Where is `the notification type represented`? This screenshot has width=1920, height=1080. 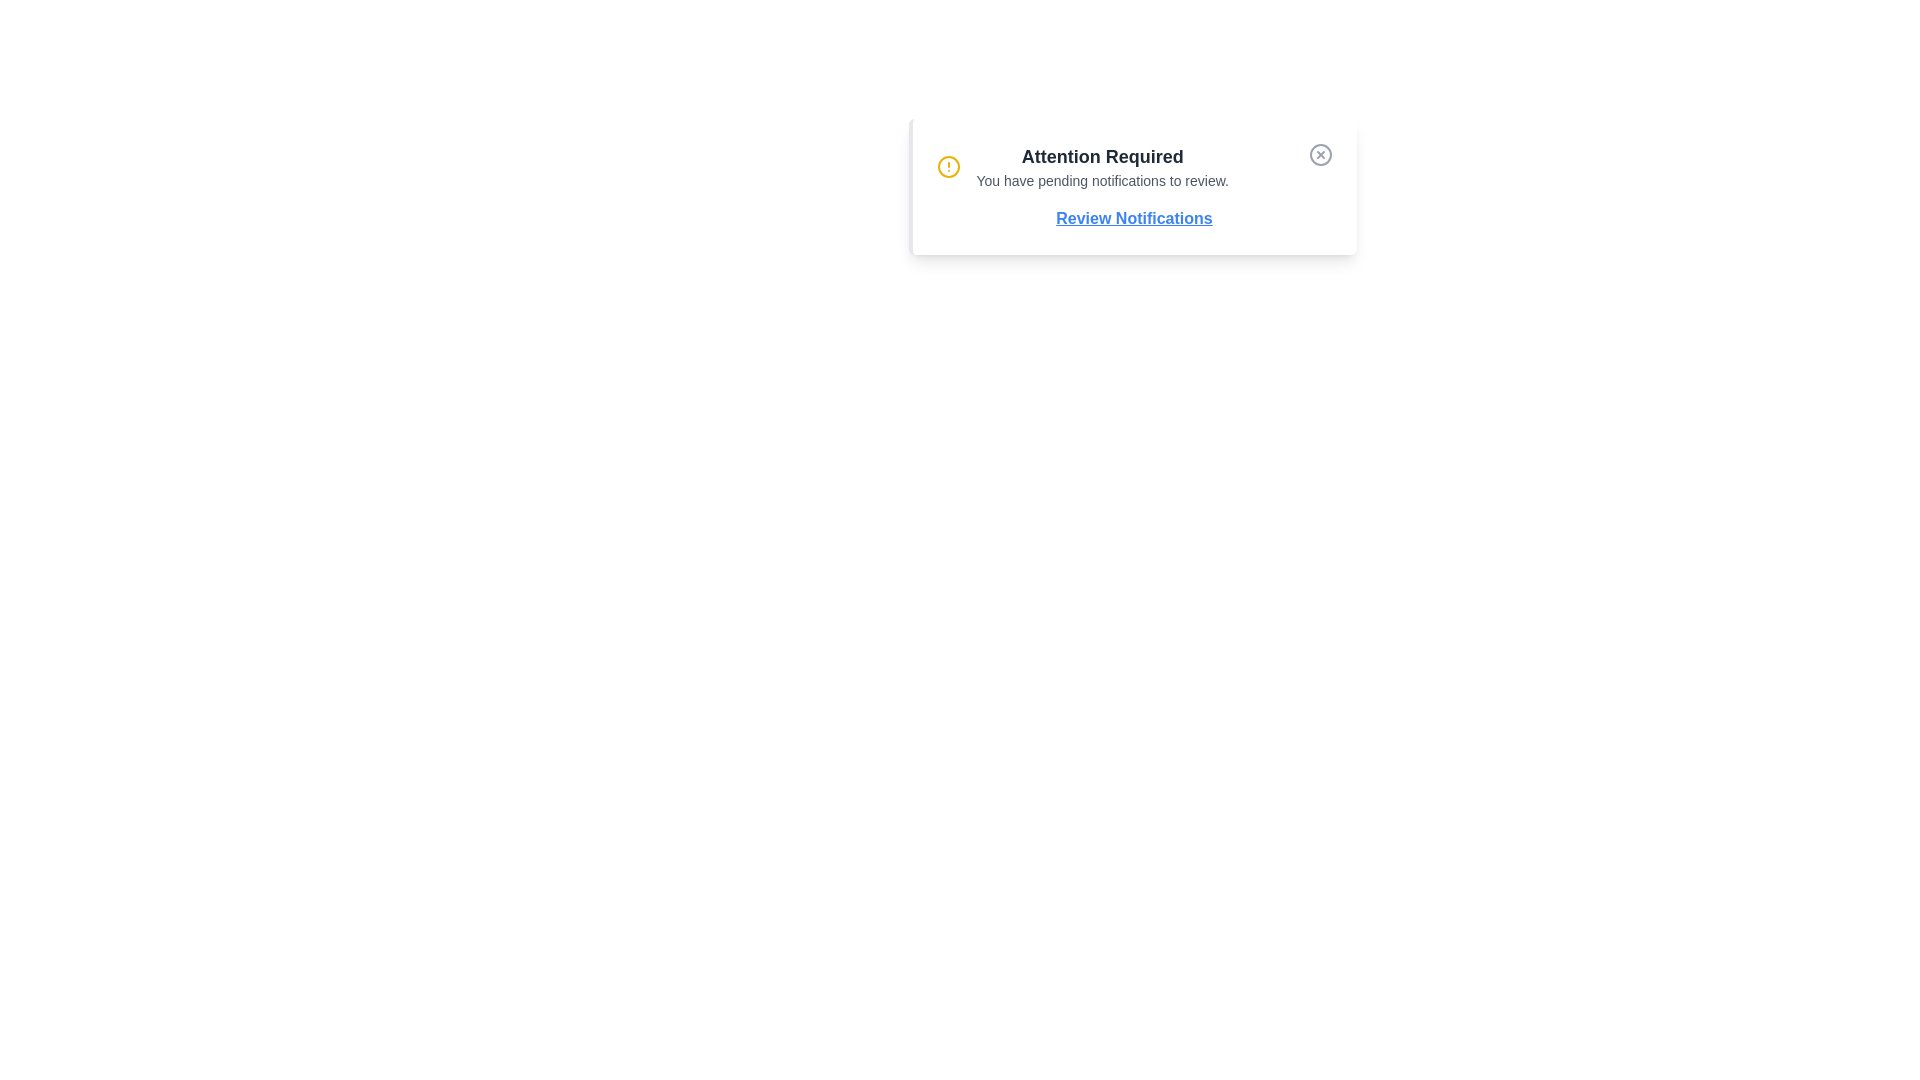
the notification type represented is located at coordinates (1101, 156).